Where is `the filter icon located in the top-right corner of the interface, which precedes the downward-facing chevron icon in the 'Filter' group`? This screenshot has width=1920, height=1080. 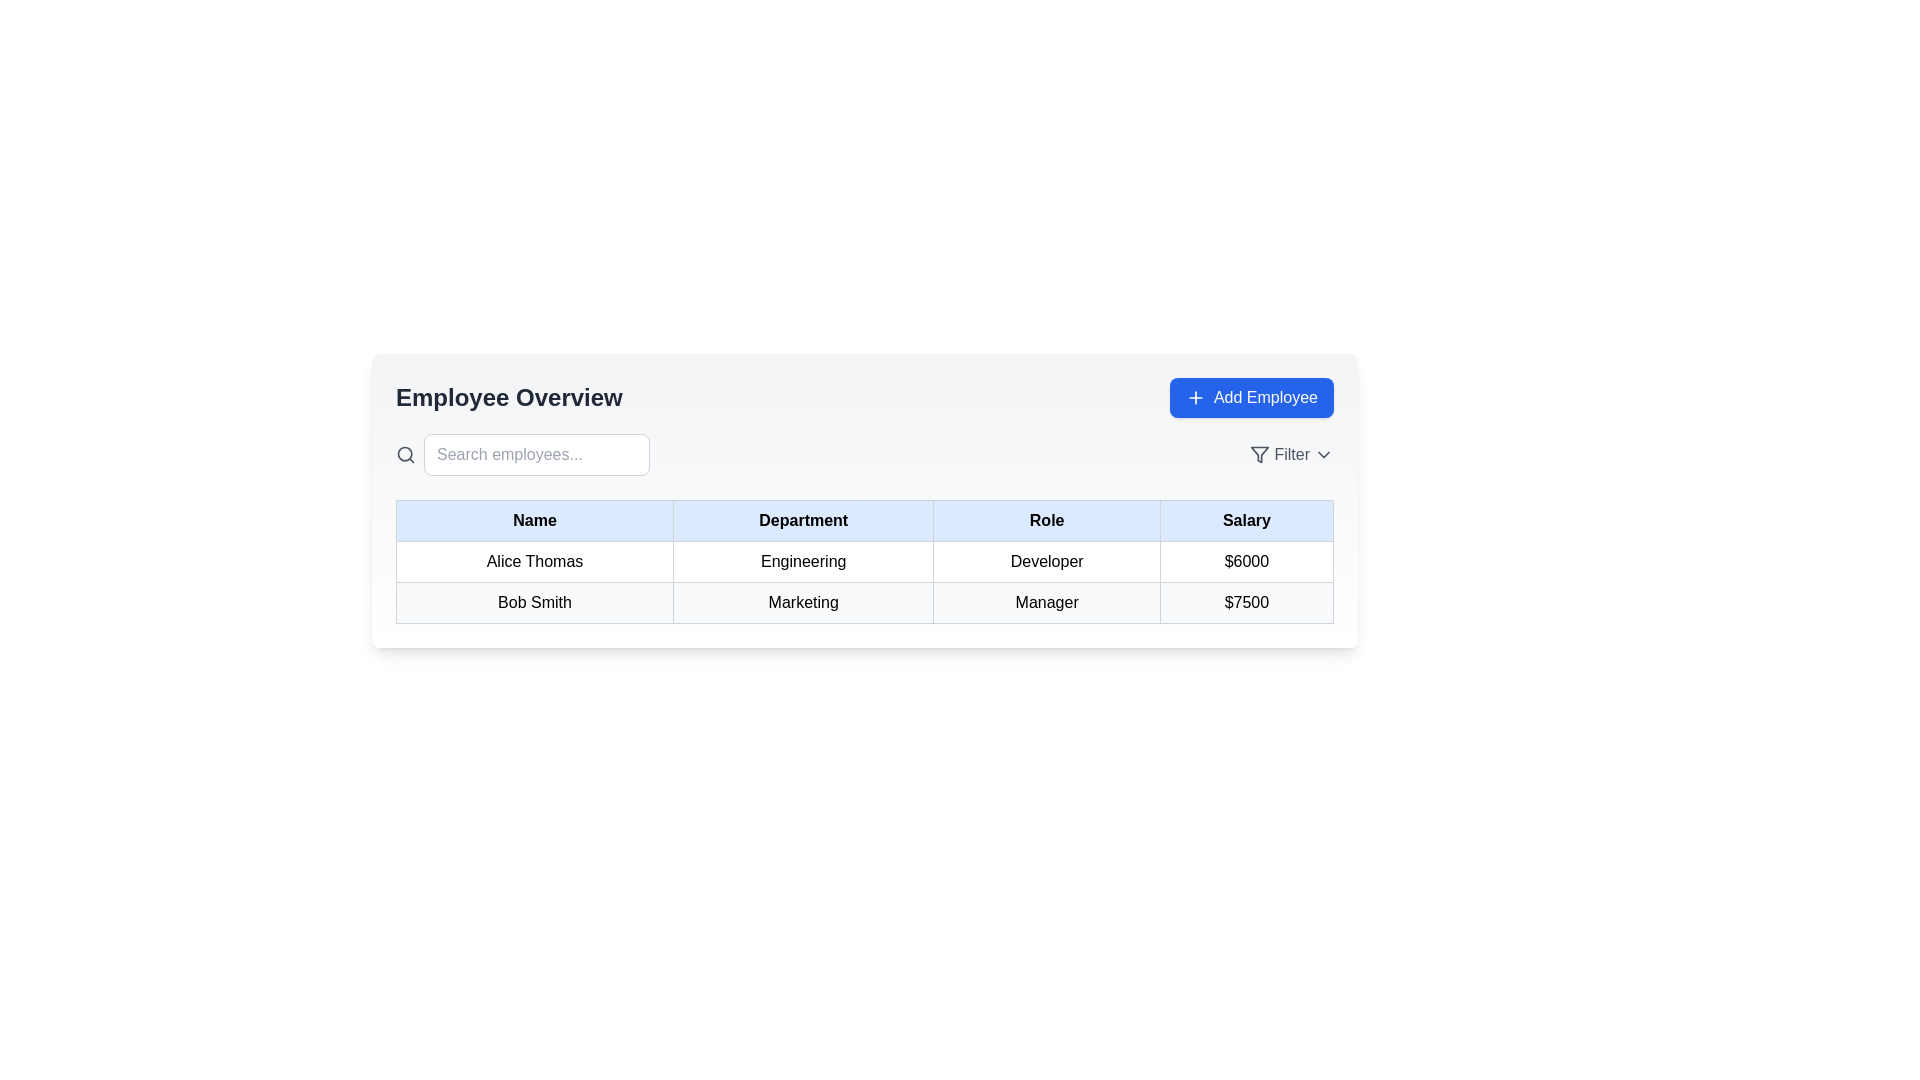
the filter icon located in the top-right corner of the interface, which precedes the downward-facing chevron icon in the 'Filter' group is located at coordinates (1259, 455).